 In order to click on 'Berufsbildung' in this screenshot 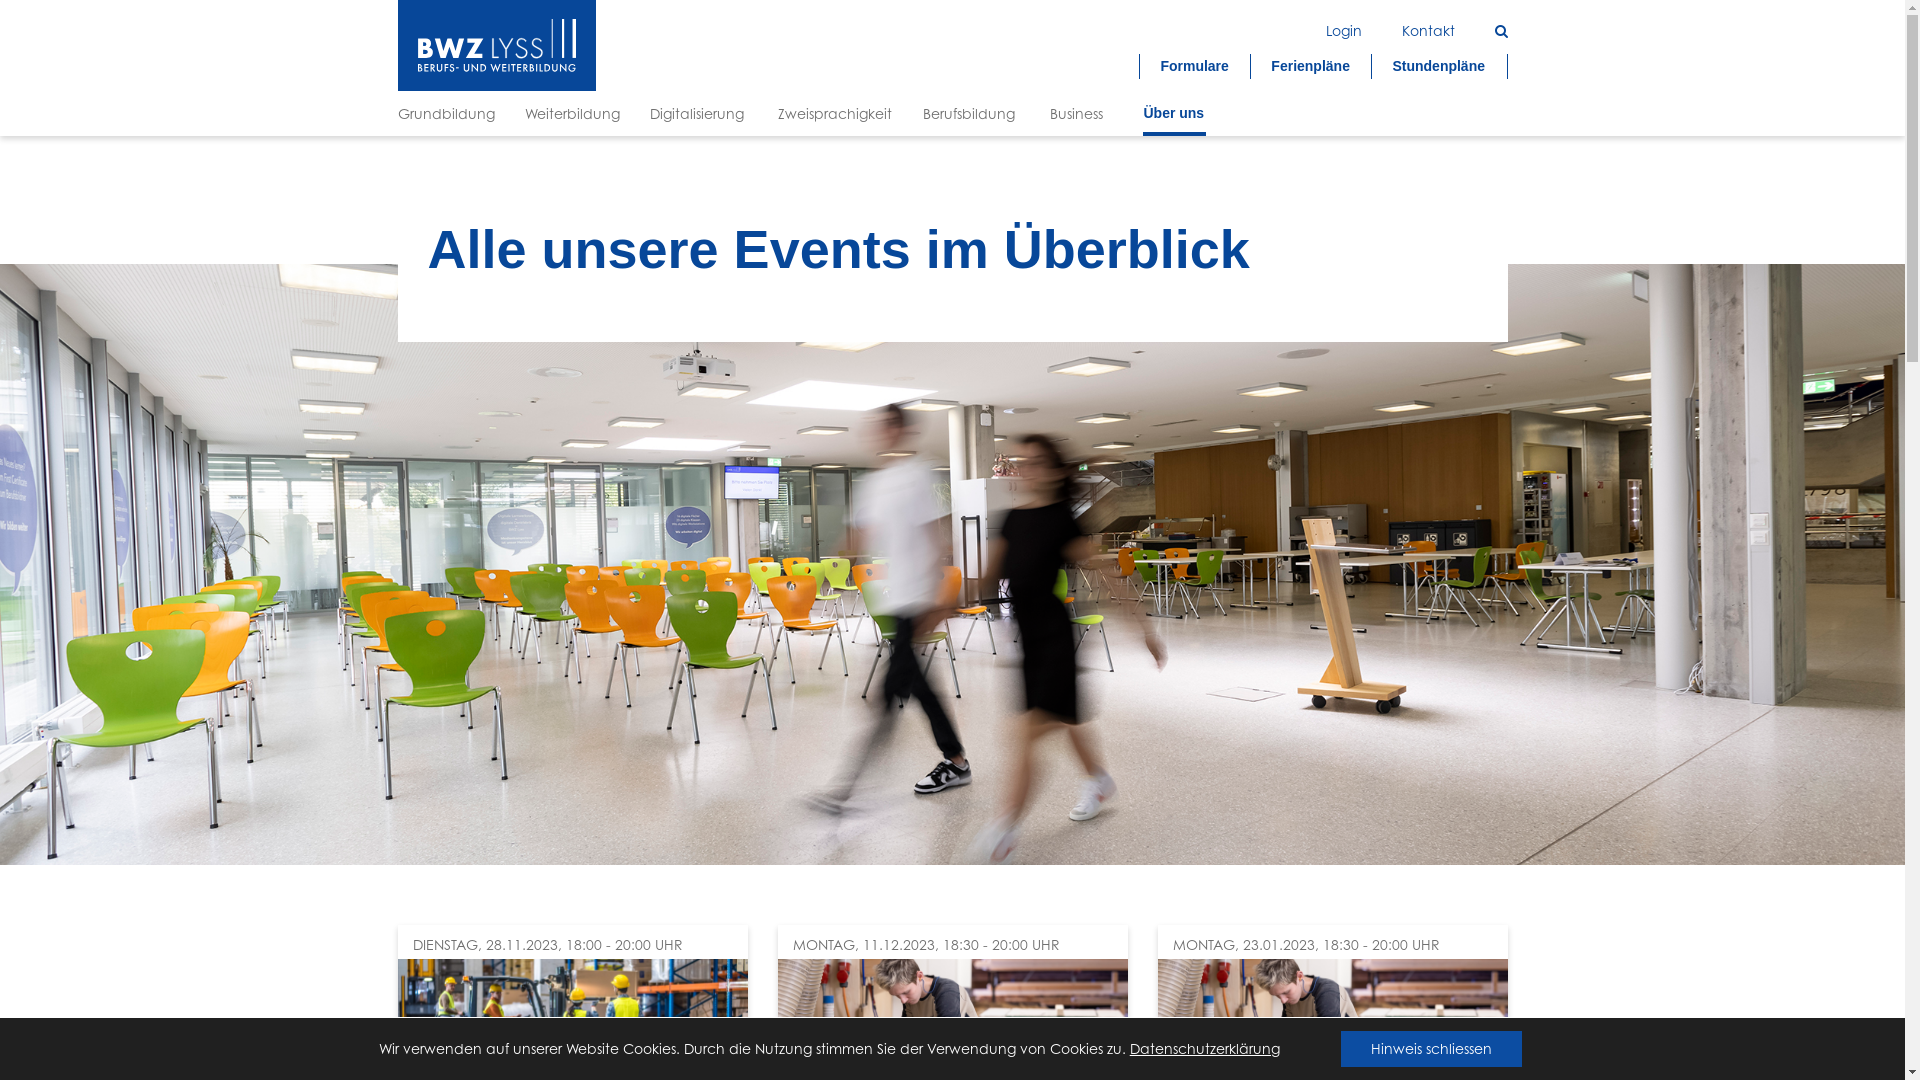, I will do `click(970, 113)`.